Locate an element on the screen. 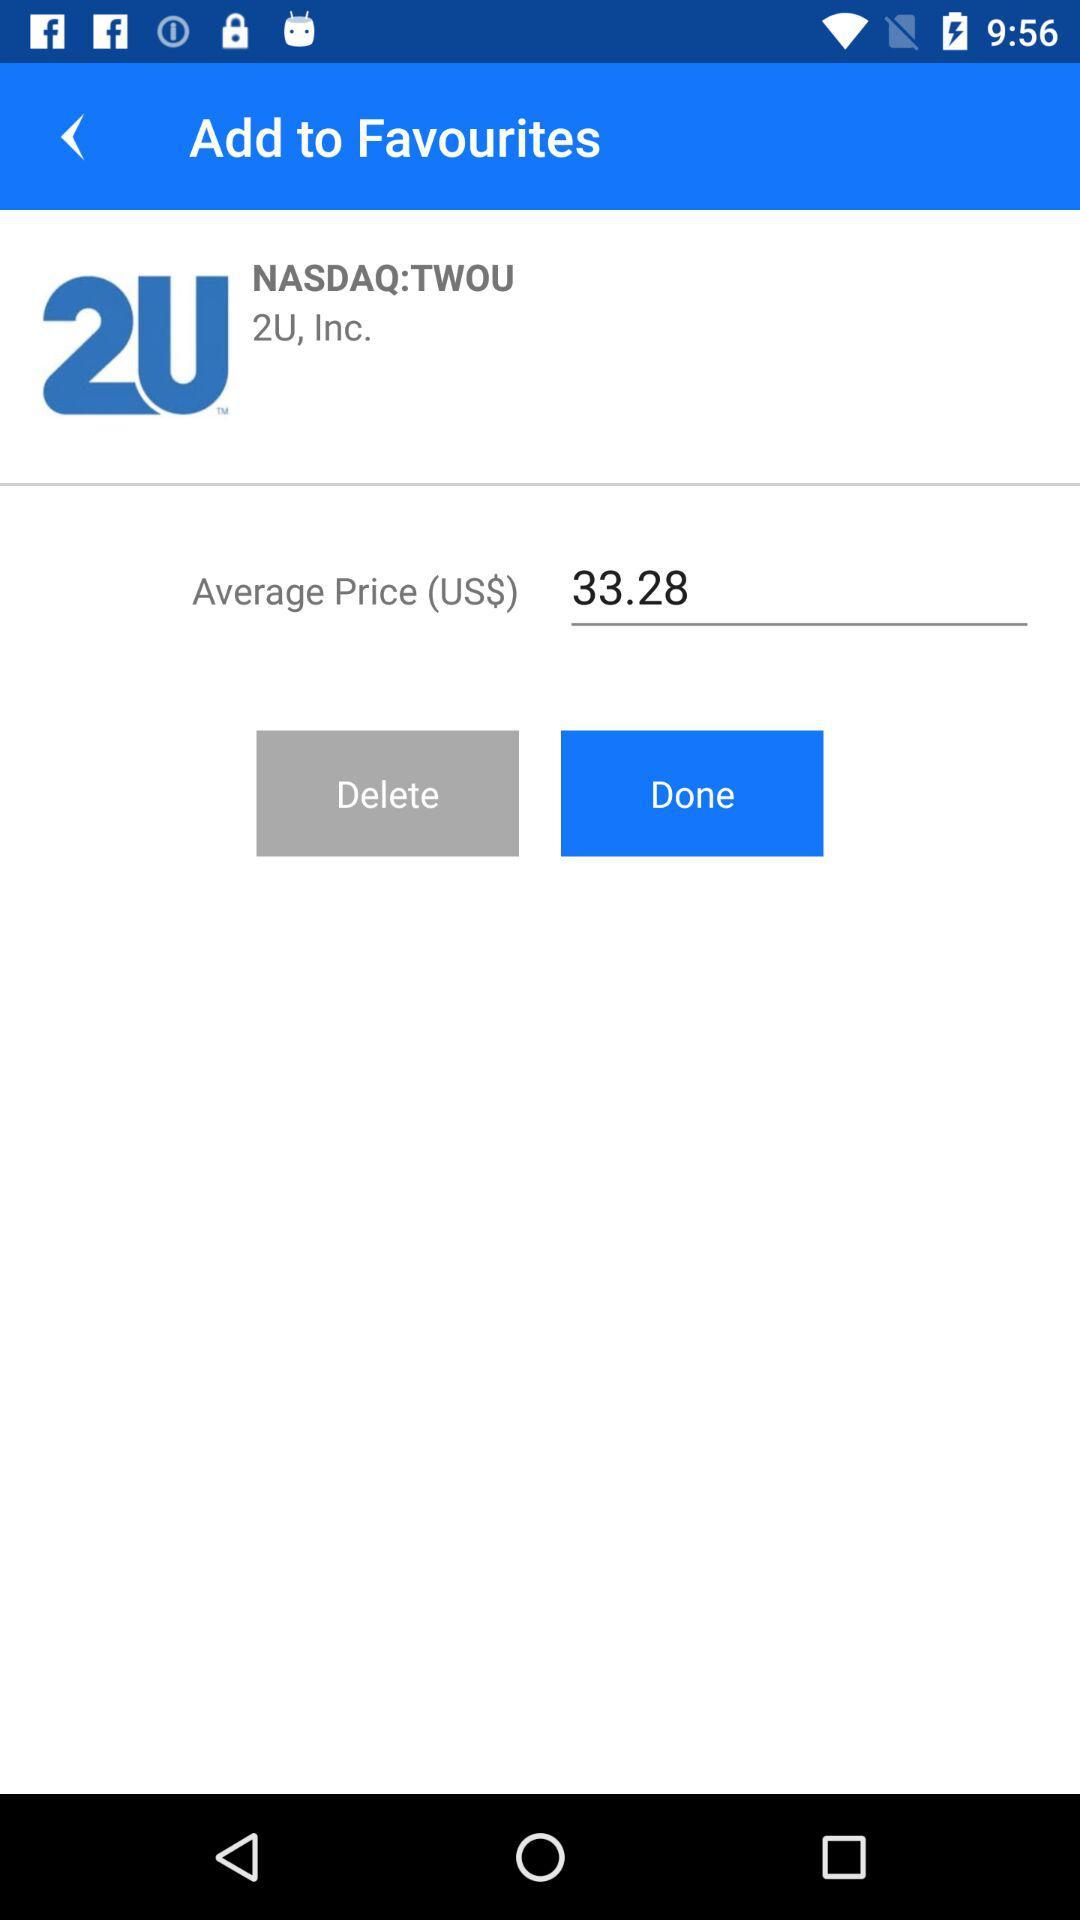 This screenshot has width=1080, height=1920. the item next to average price (us$) item is located at coordinates (798, 586).